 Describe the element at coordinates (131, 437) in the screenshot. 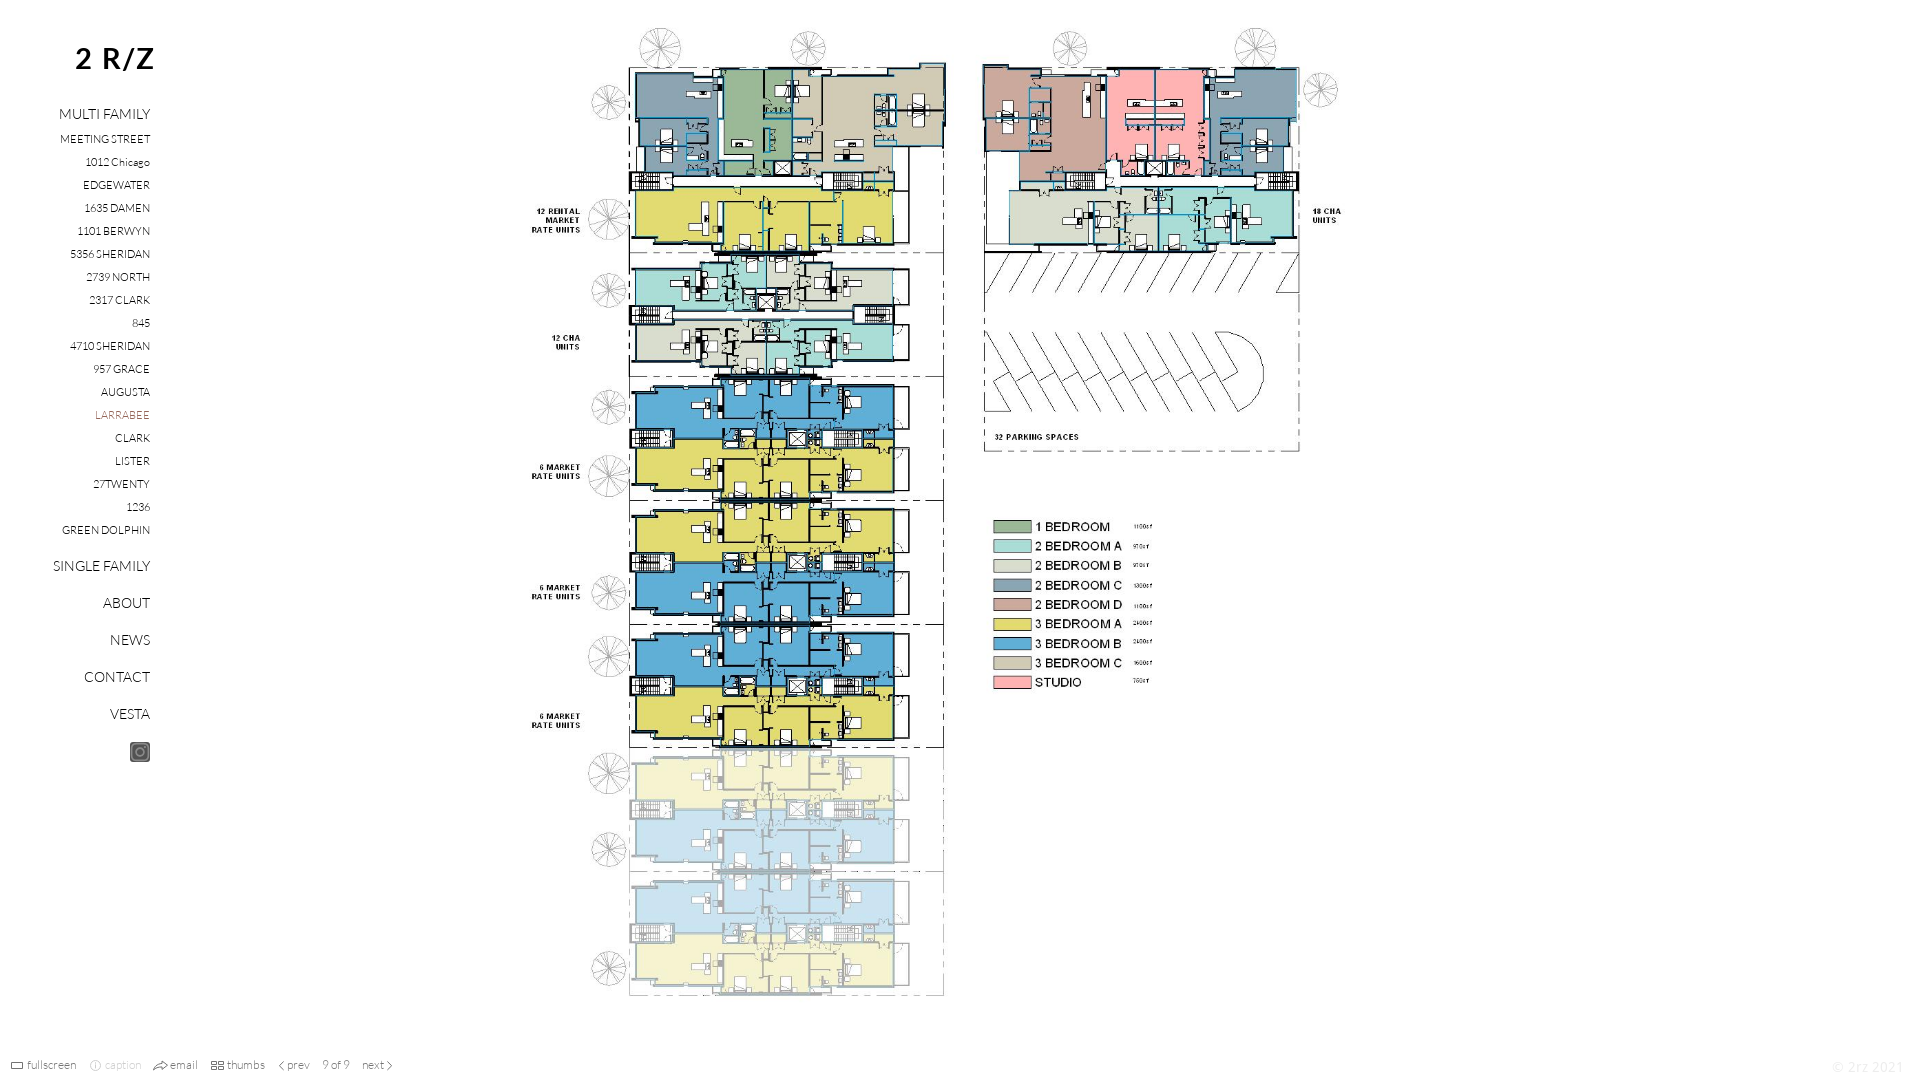

I see `'CLARK'` at that location.